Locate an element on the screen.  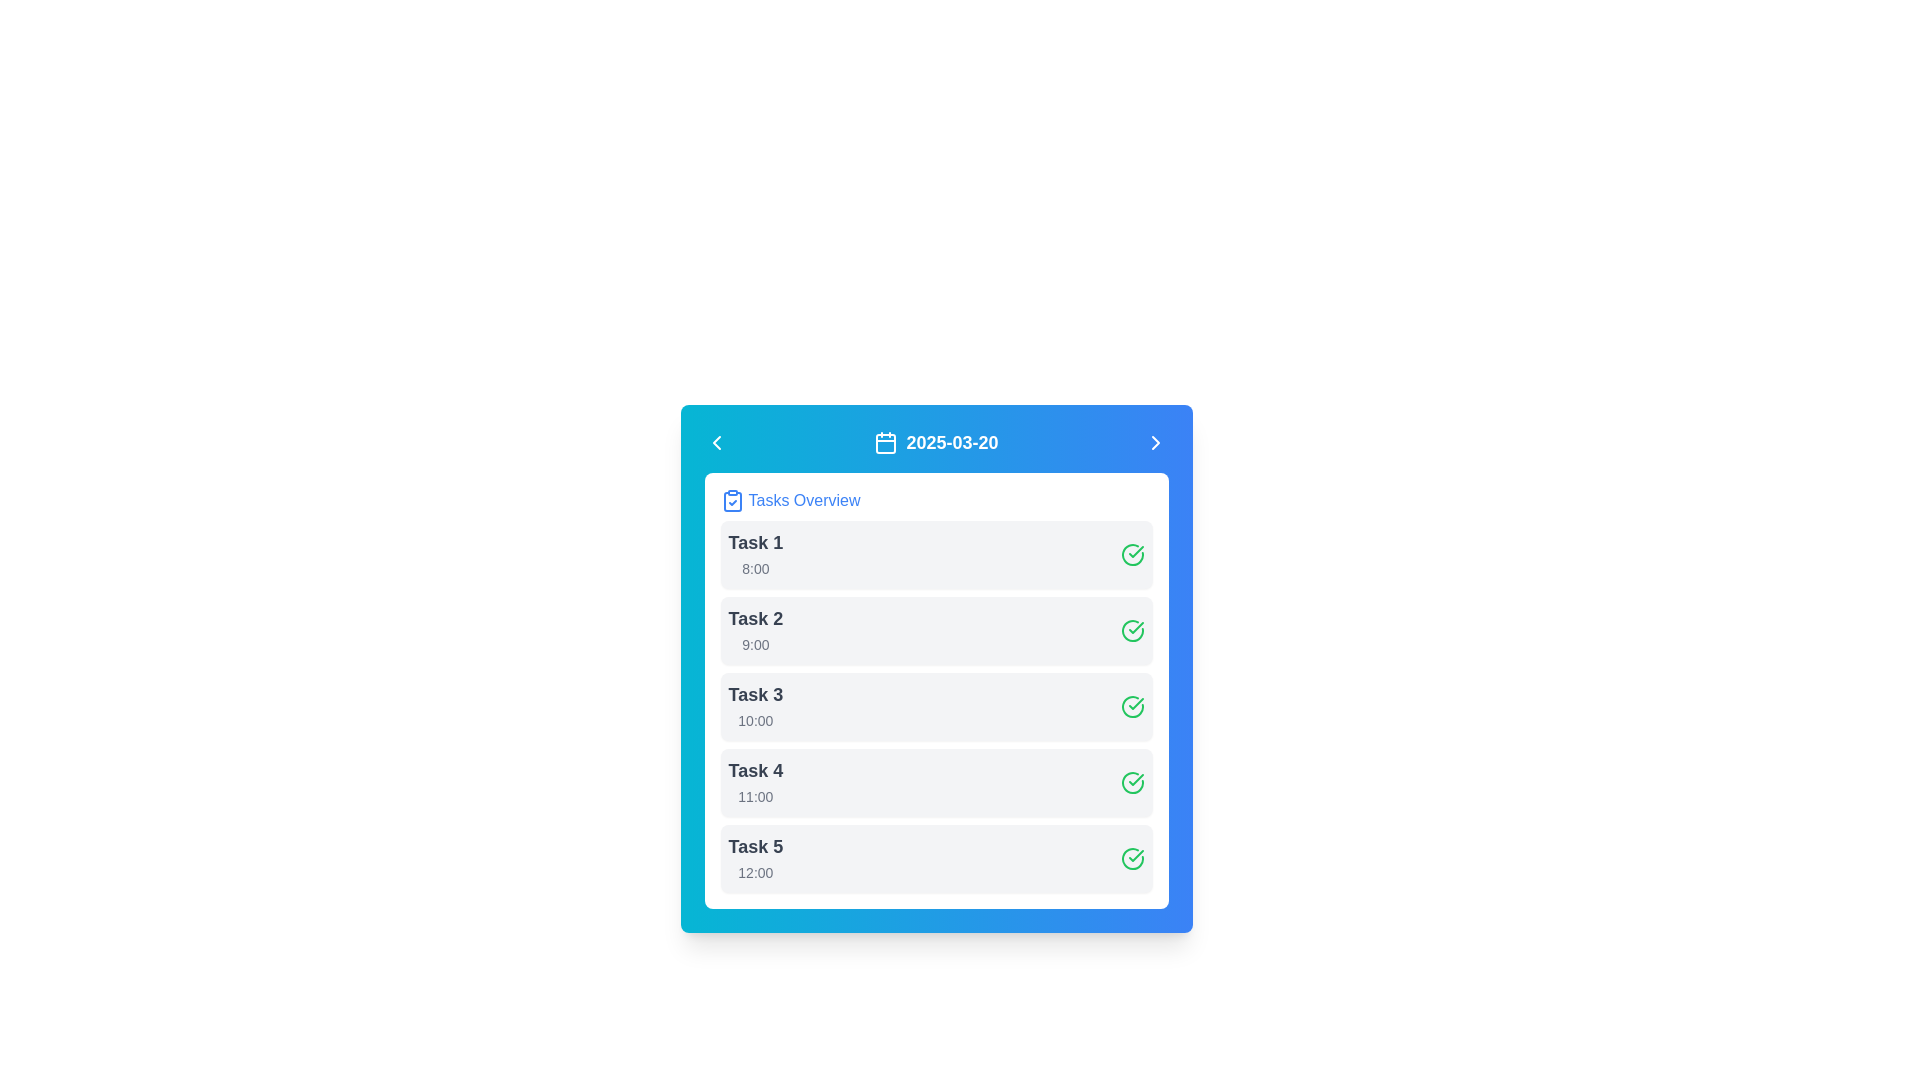
the static text element that serves as the title or summary identifier of the task located in the second row of the task management interface is located at coordinates (754, 617).